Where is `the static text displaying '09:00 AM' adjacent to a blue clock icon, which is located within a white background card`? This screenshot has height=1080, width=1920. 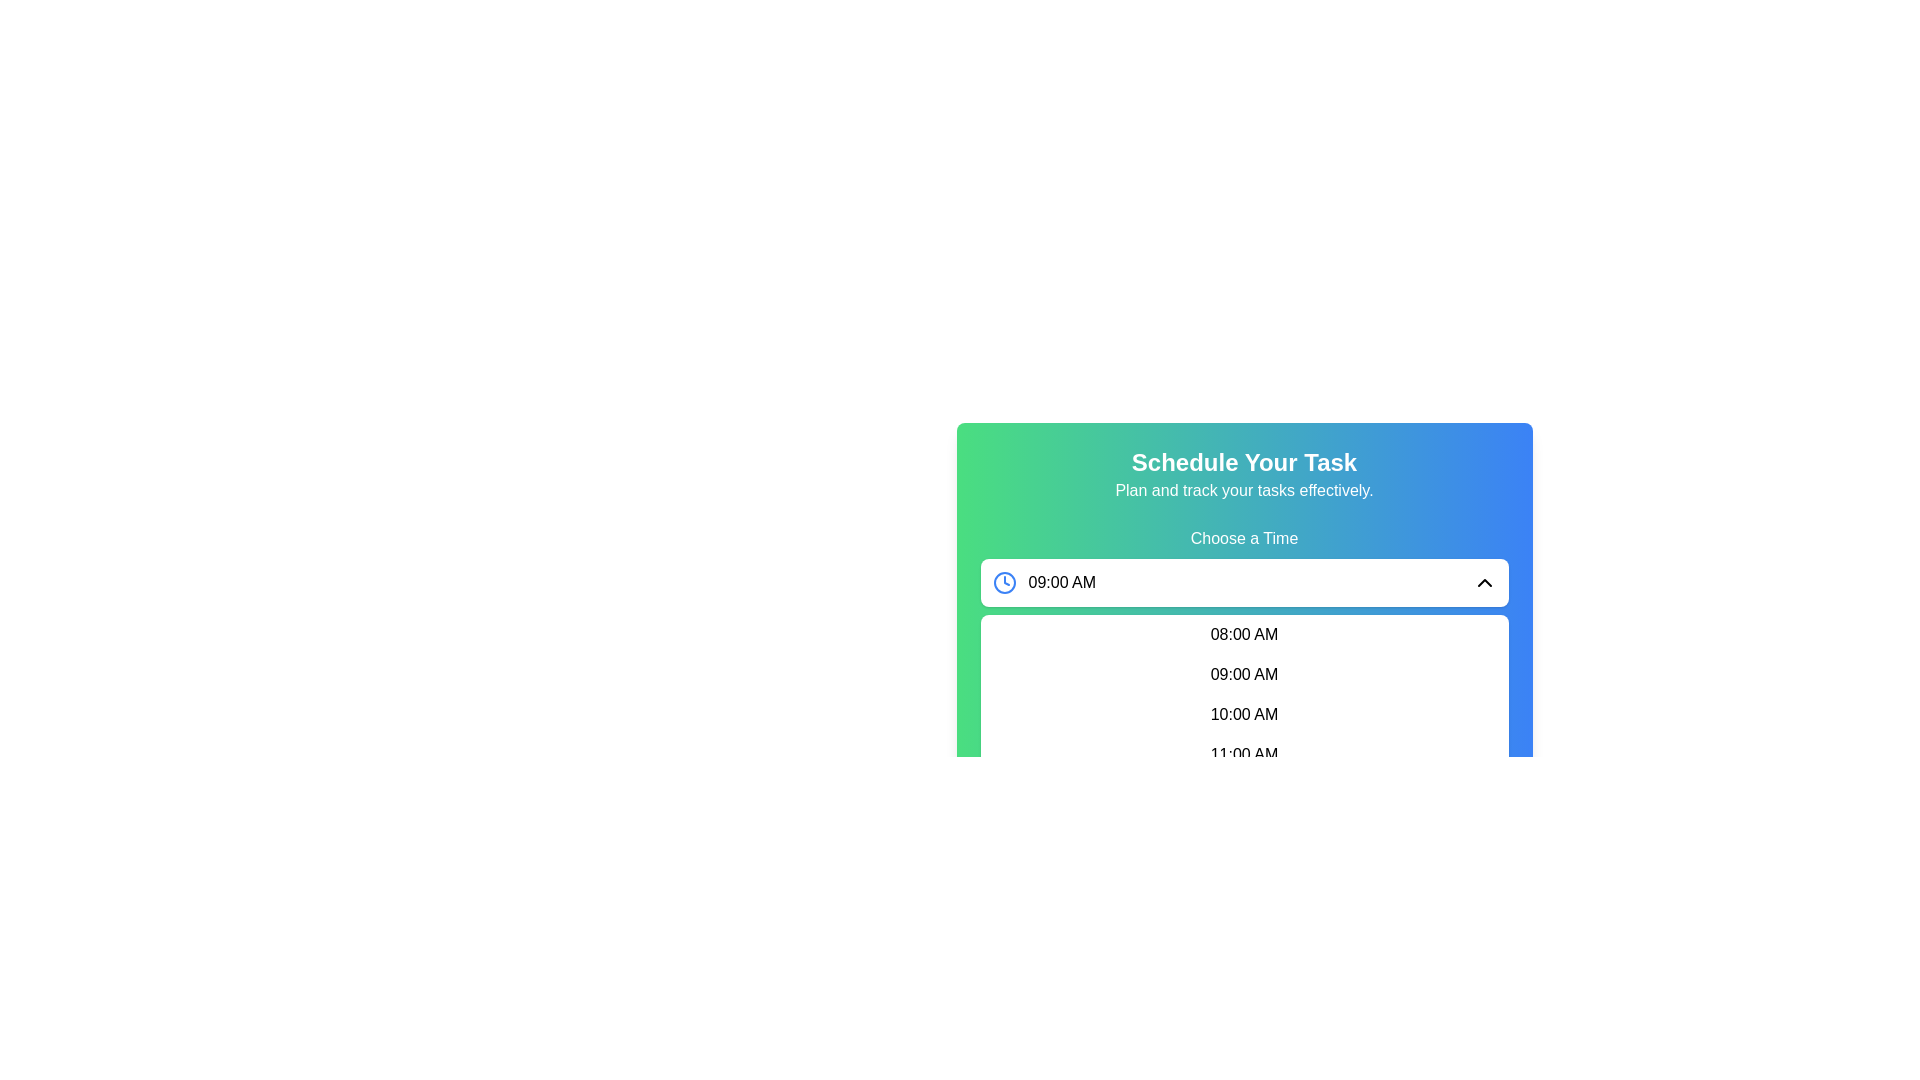
the static text displaying '09:00 AM' adjacent to a blue clock icon, which is located within a white background card is located at coordinates (1043, 582).